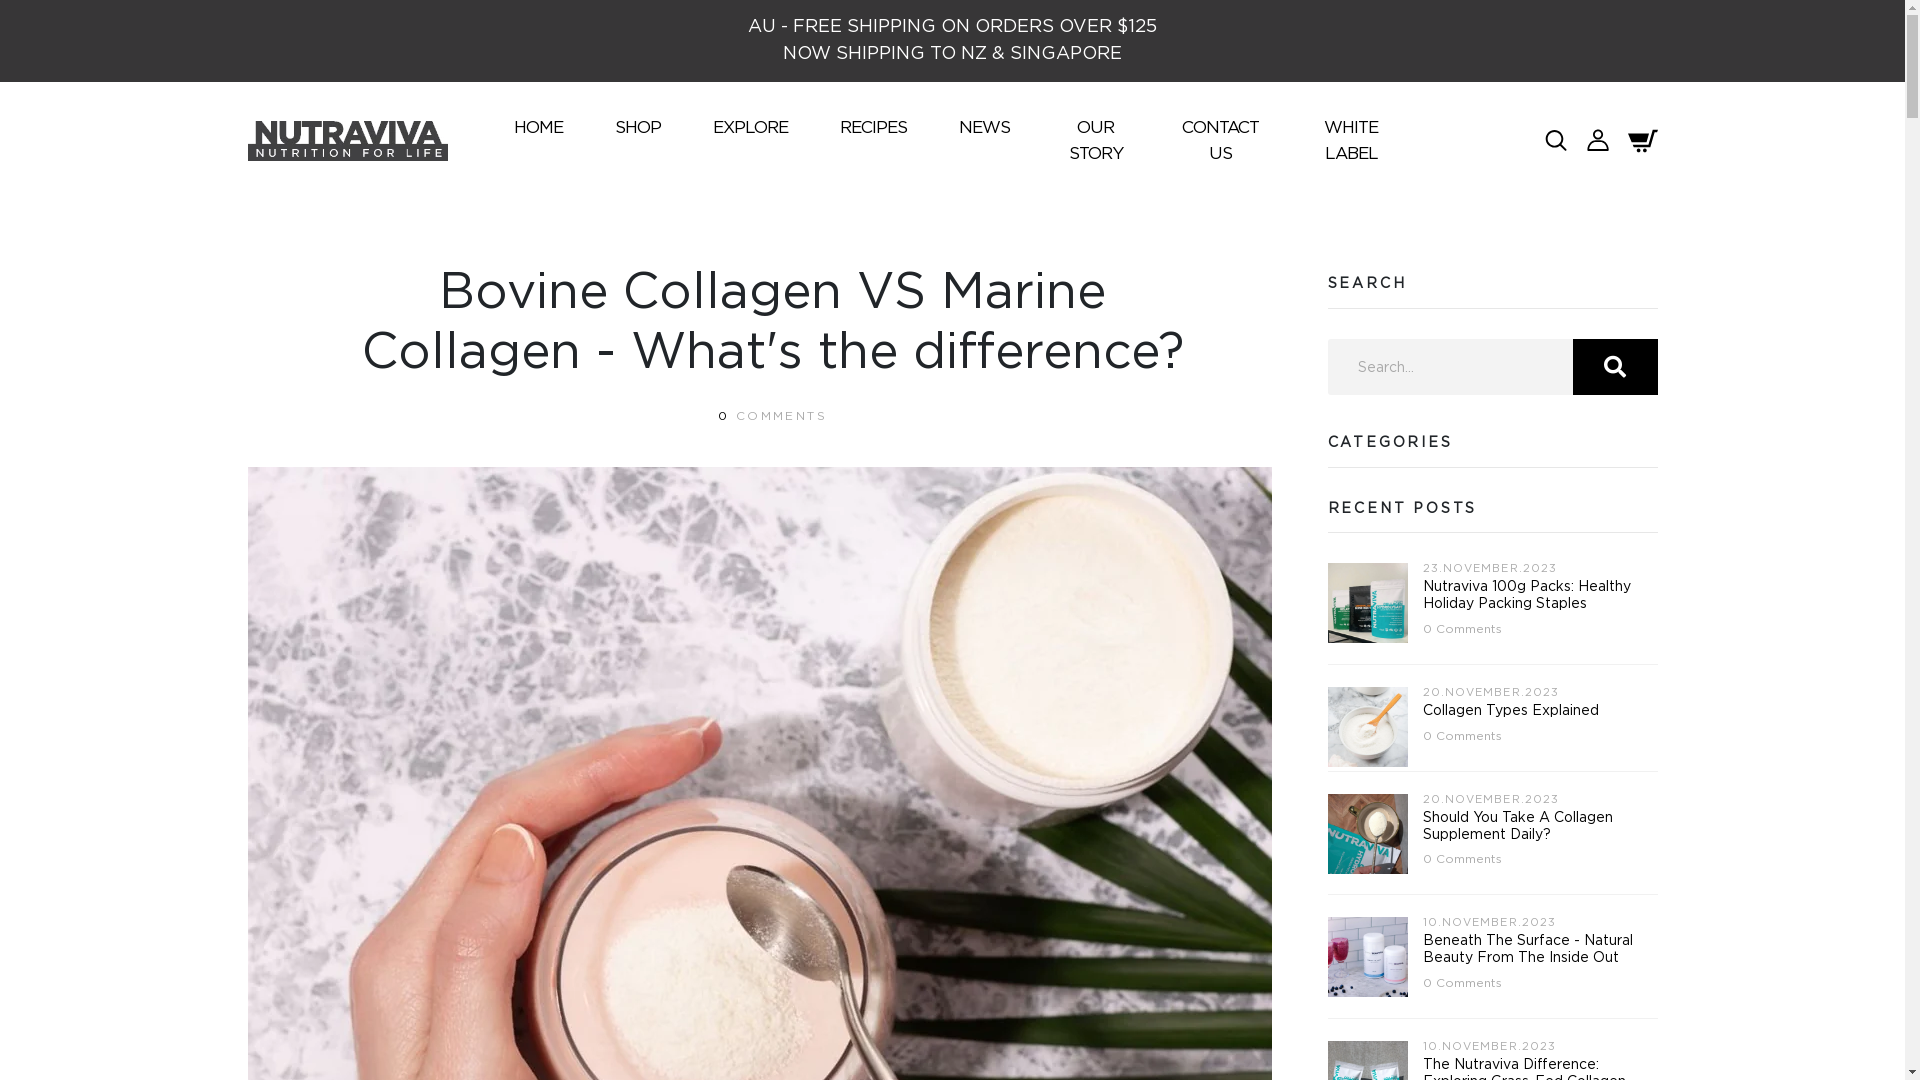  Describe the element at coordinates (538, 127) in the screenshot. I see `'HOME'` at that location.